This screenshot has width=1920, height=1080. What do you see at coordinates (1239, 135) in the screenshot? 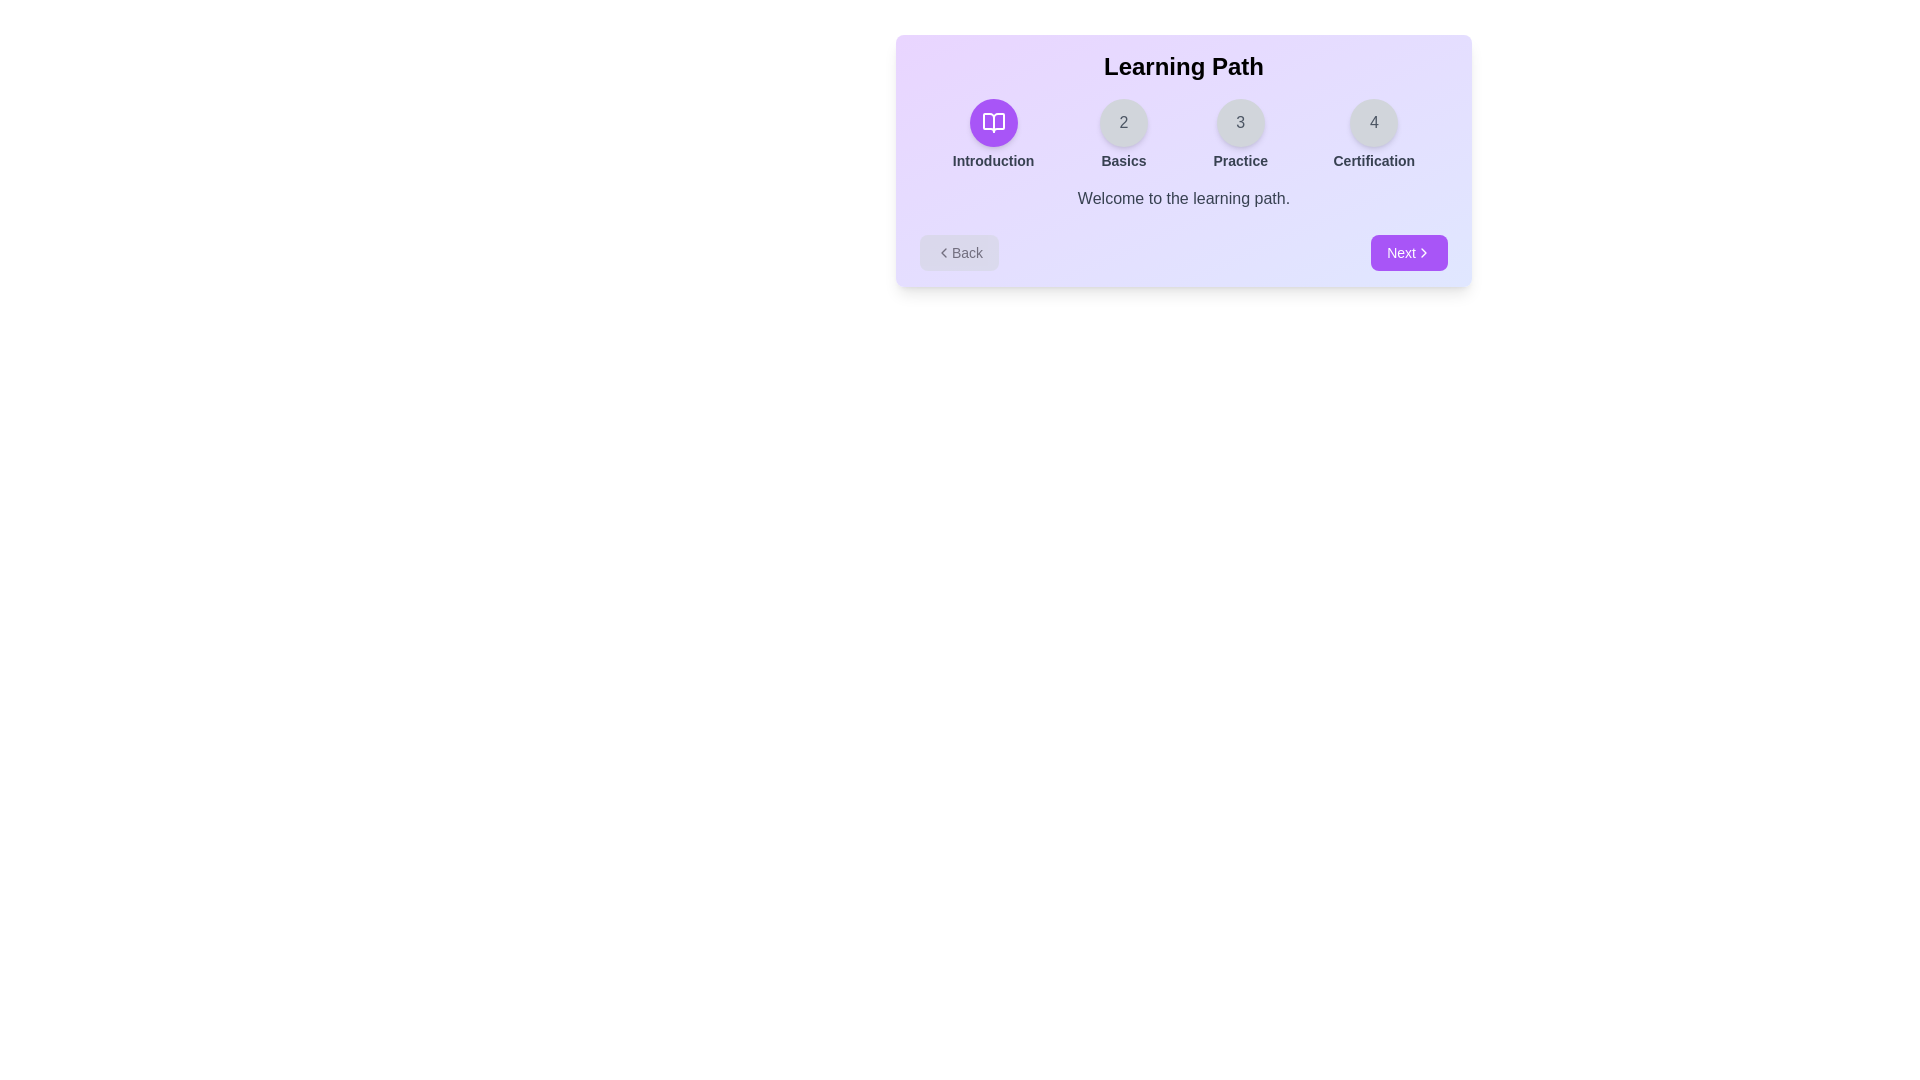
I see `the step indicator for Practice` at bounding box center [1239, 135].